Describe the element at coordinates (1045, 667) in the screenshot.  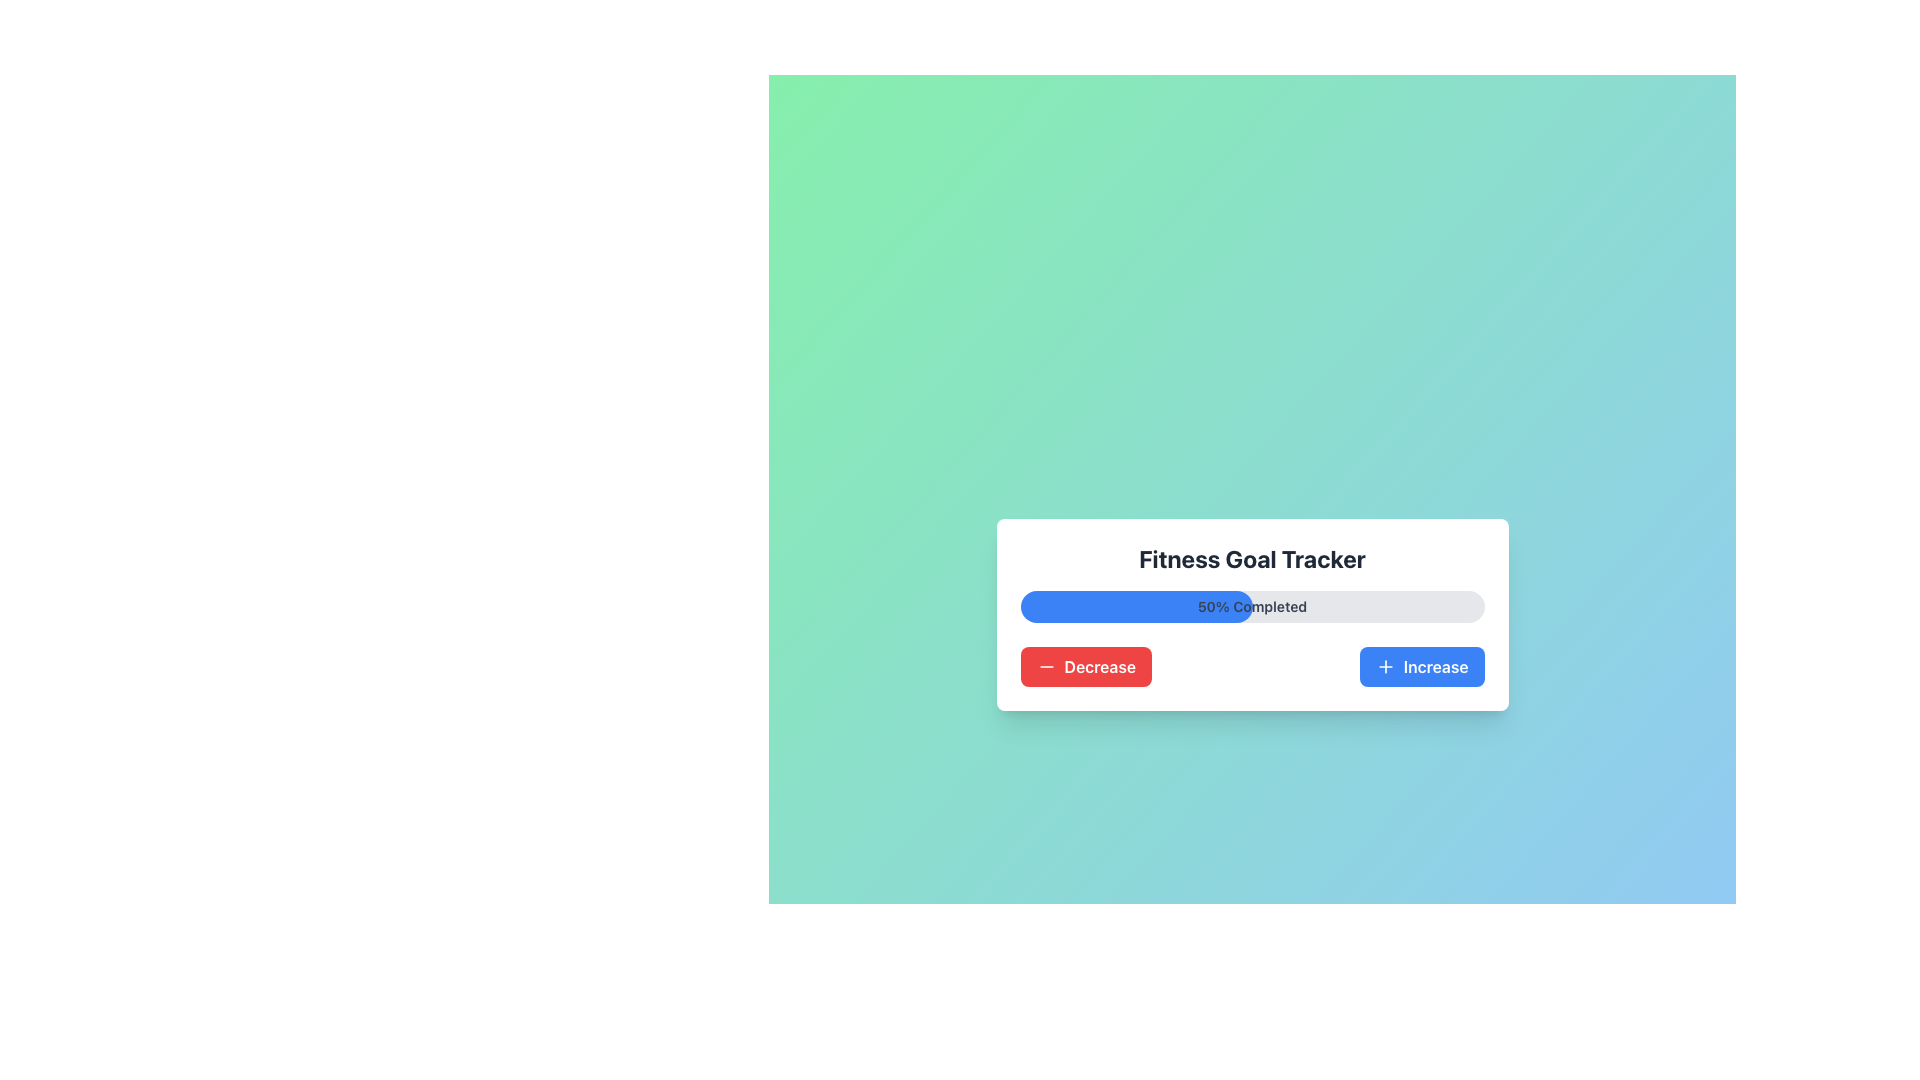
I see `the icon representing a decrease or subtraction action located at the center of the left button labeled 'Decrease', positioned at the bottom-left of the interface near the 'Increase' button` at that location.